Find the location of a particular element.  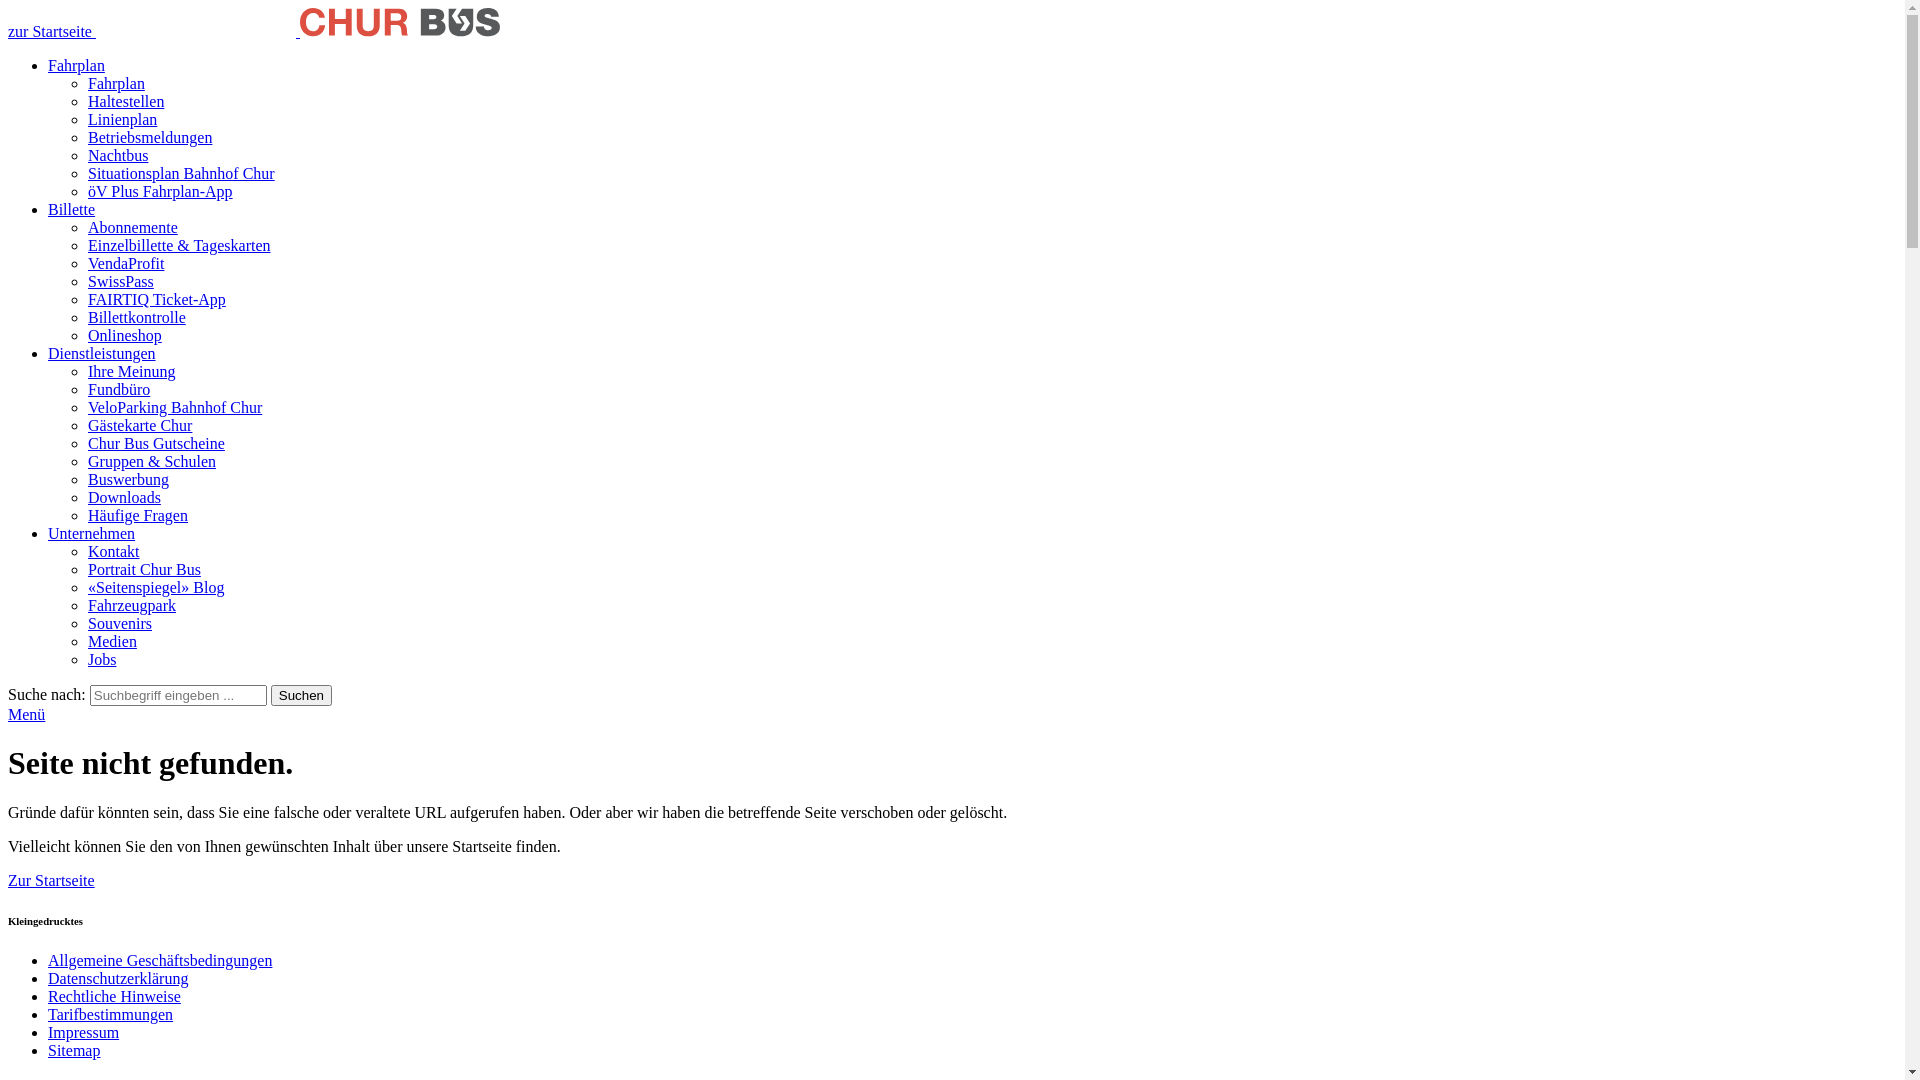

'Souvenirs' is located at coordinates (86, 622).